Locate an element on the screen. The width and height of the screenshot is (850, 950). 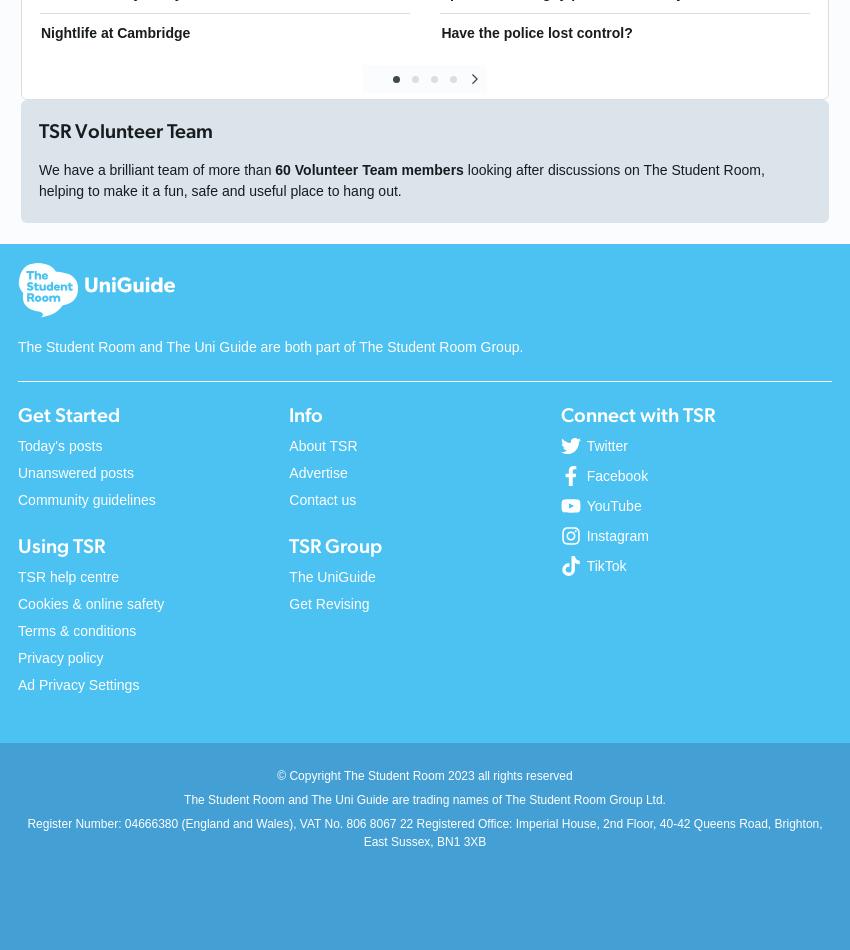
'Today's posts' is located at coordinates (60, 445).